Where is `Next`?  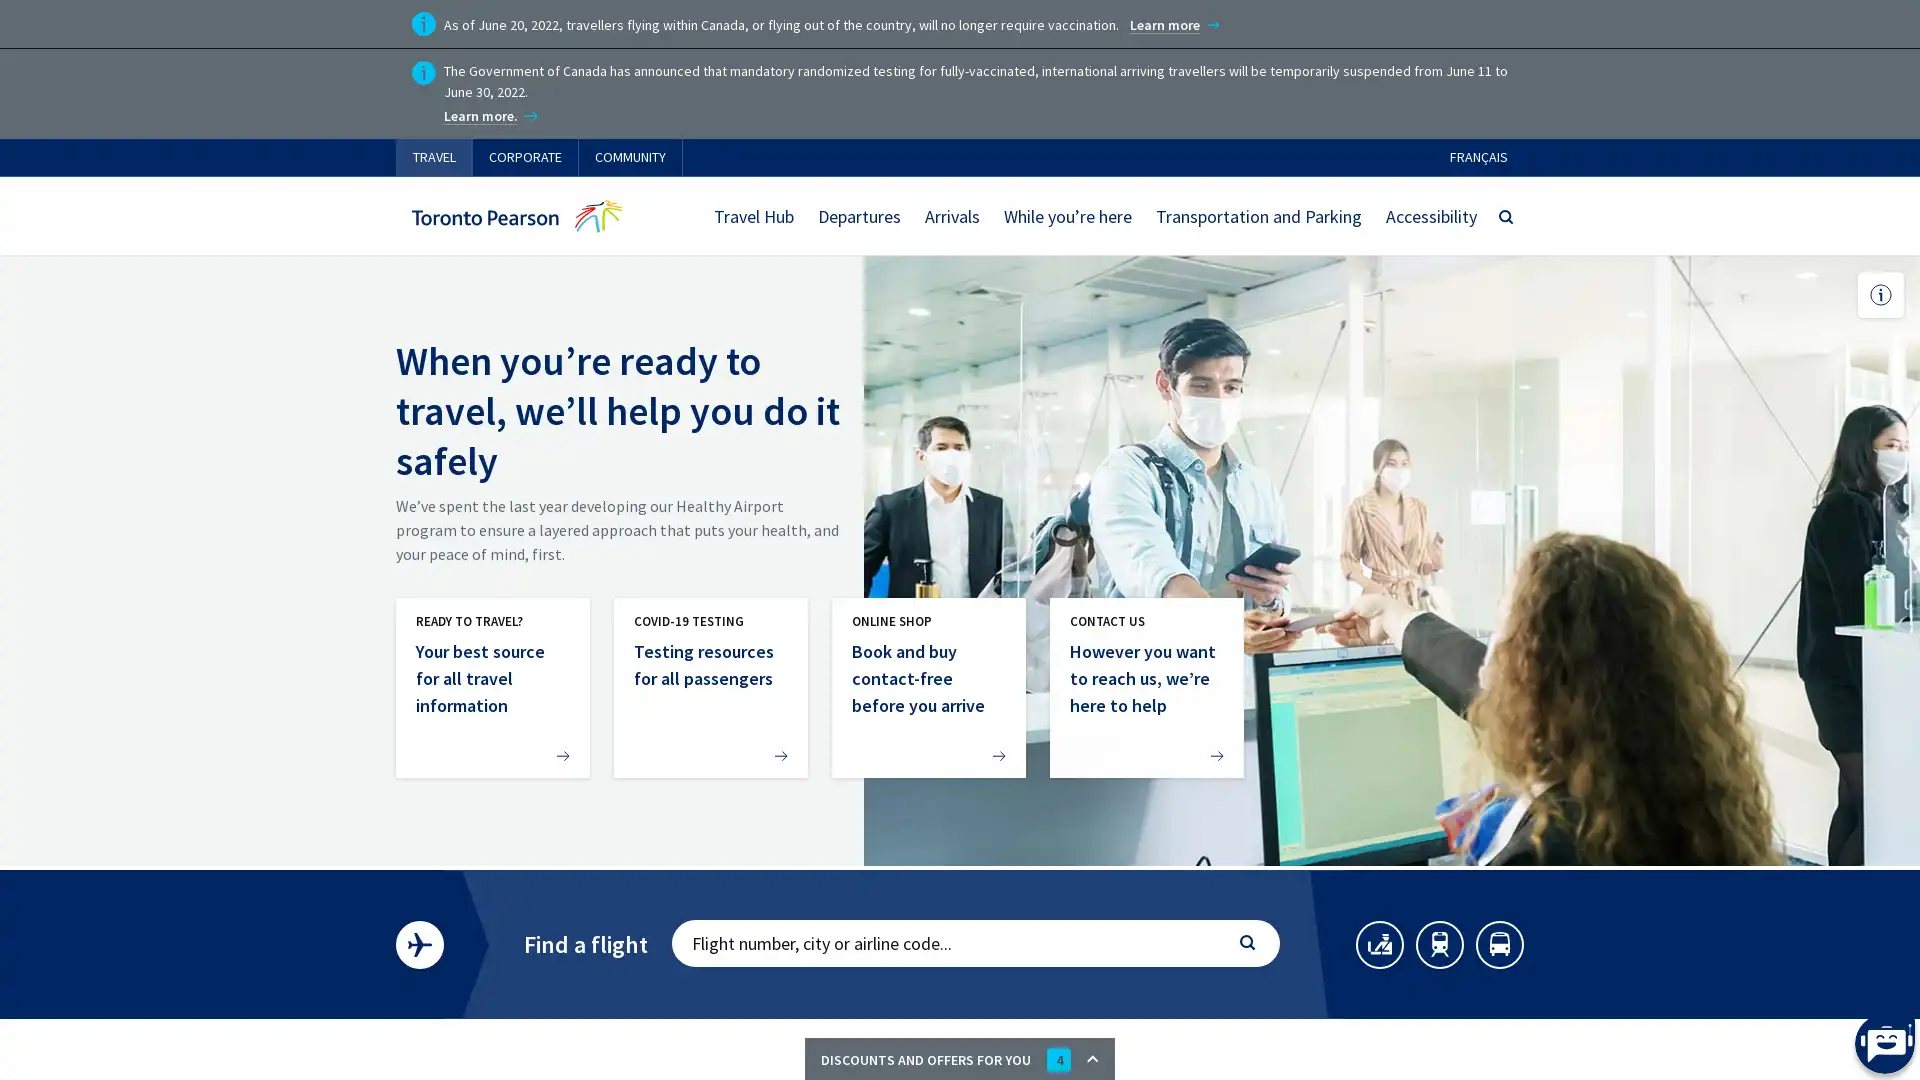
Next is located at coordinates (1227, 686).